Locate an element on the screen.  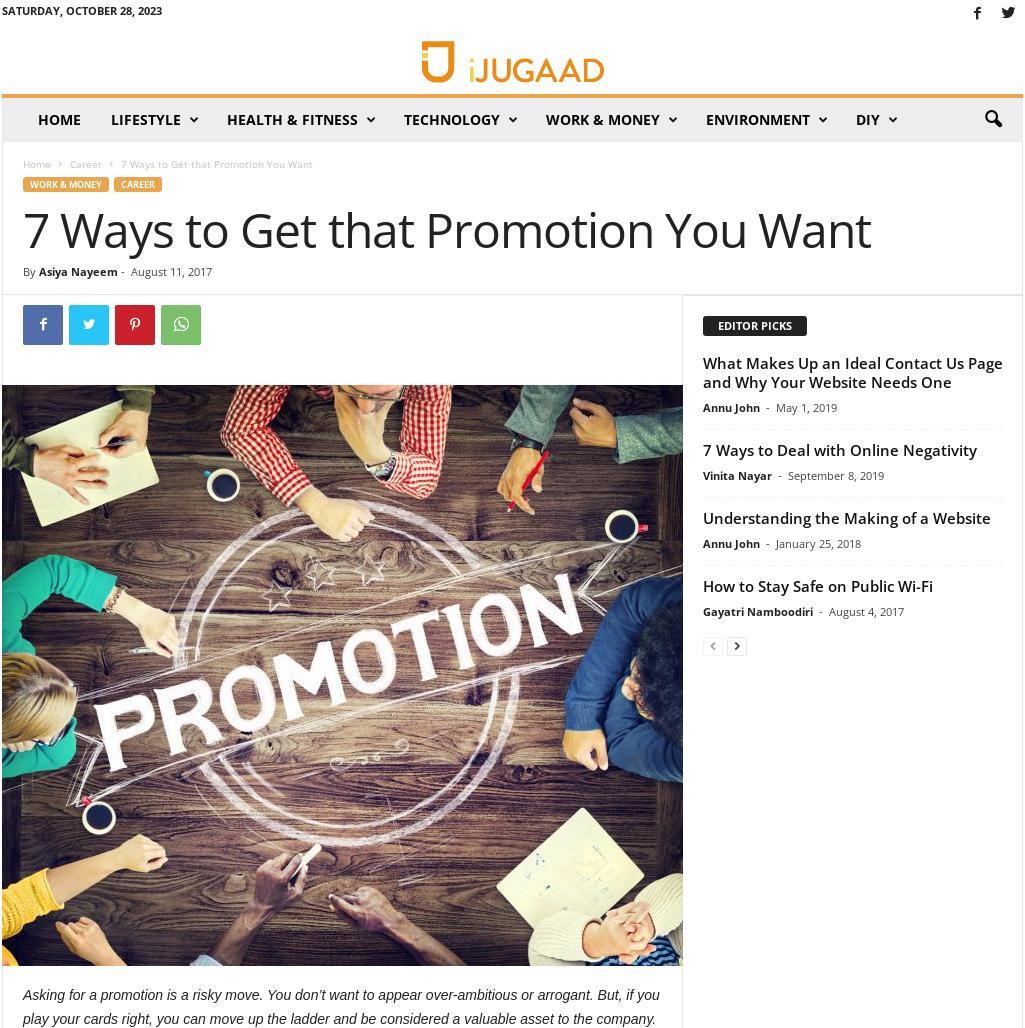
'Saturday, October 28, 2023' is located at coordinates (81, 10).